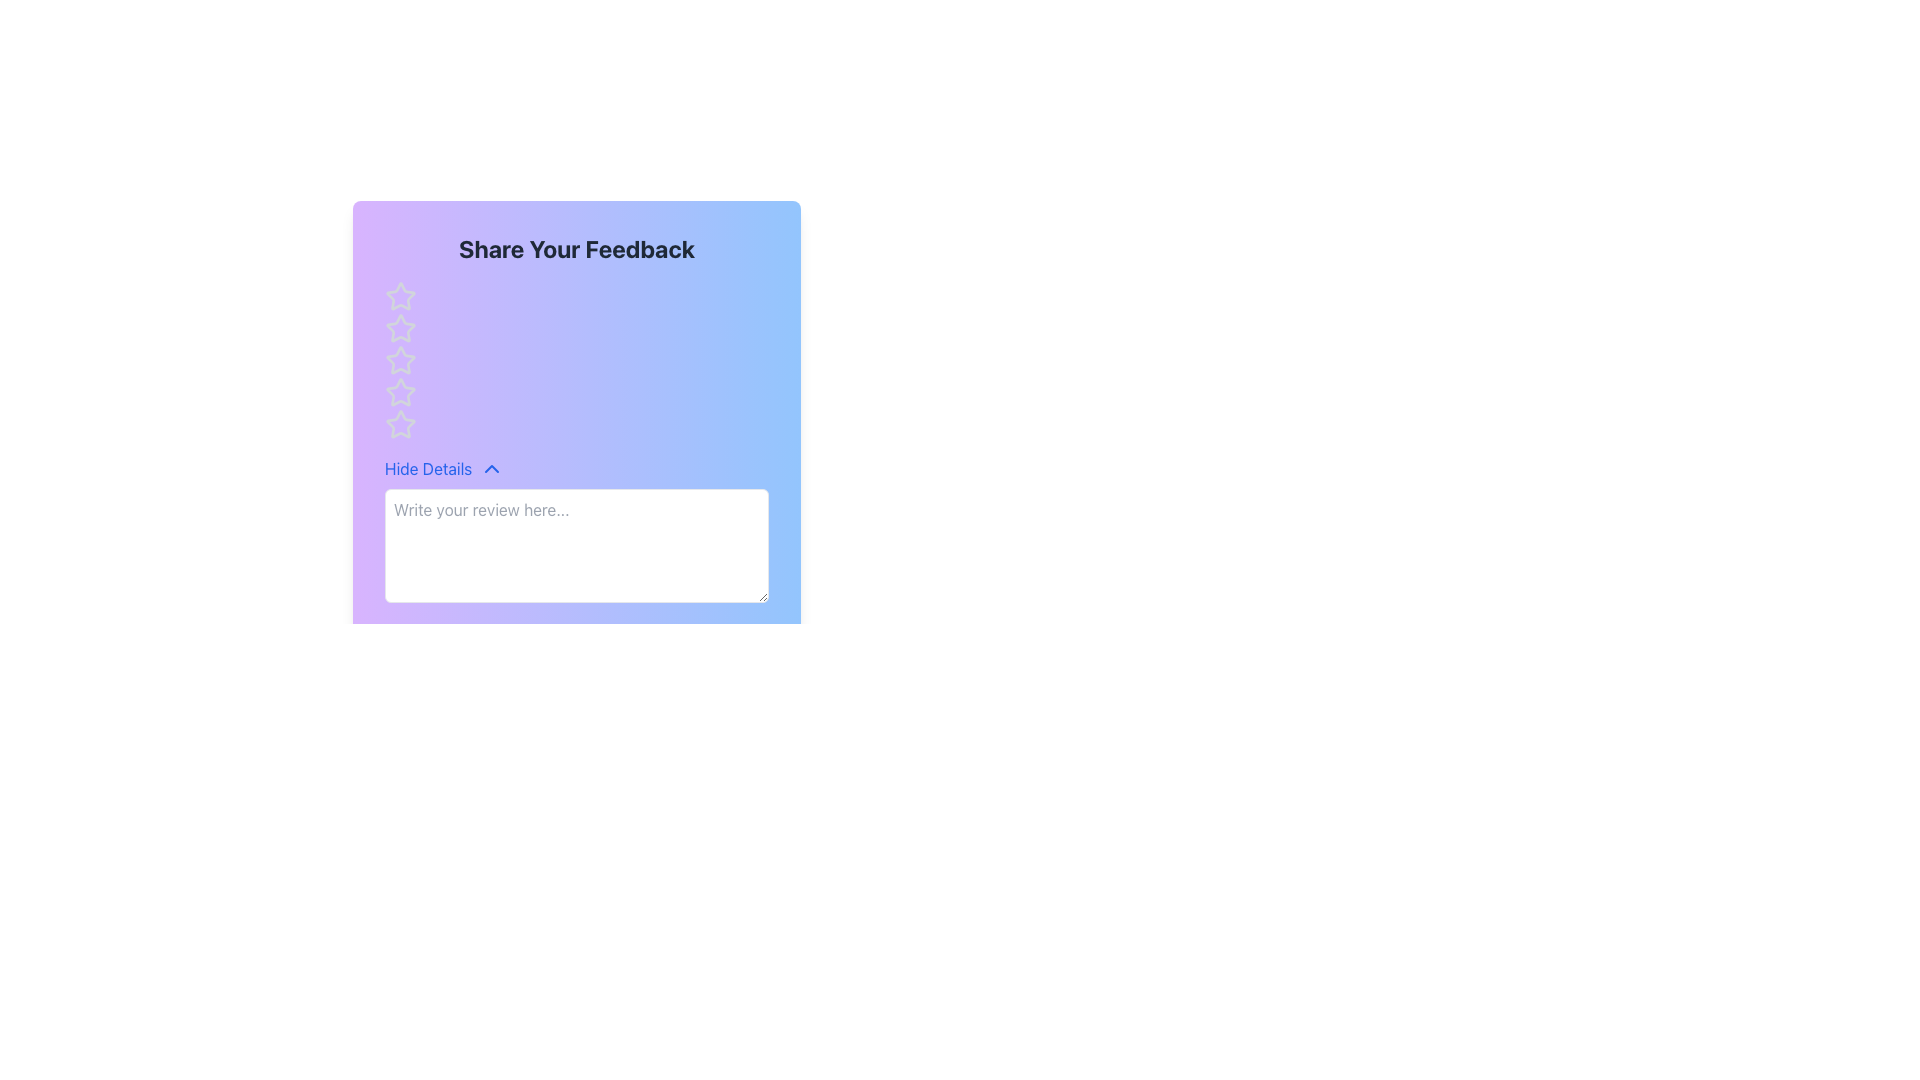 The height and width of the screenshot is (1080, 1920). I want to click on the toggle icon located to the right of the 'Hide Details' text in the 'Share Your Feedback' section, so click(492, 469).